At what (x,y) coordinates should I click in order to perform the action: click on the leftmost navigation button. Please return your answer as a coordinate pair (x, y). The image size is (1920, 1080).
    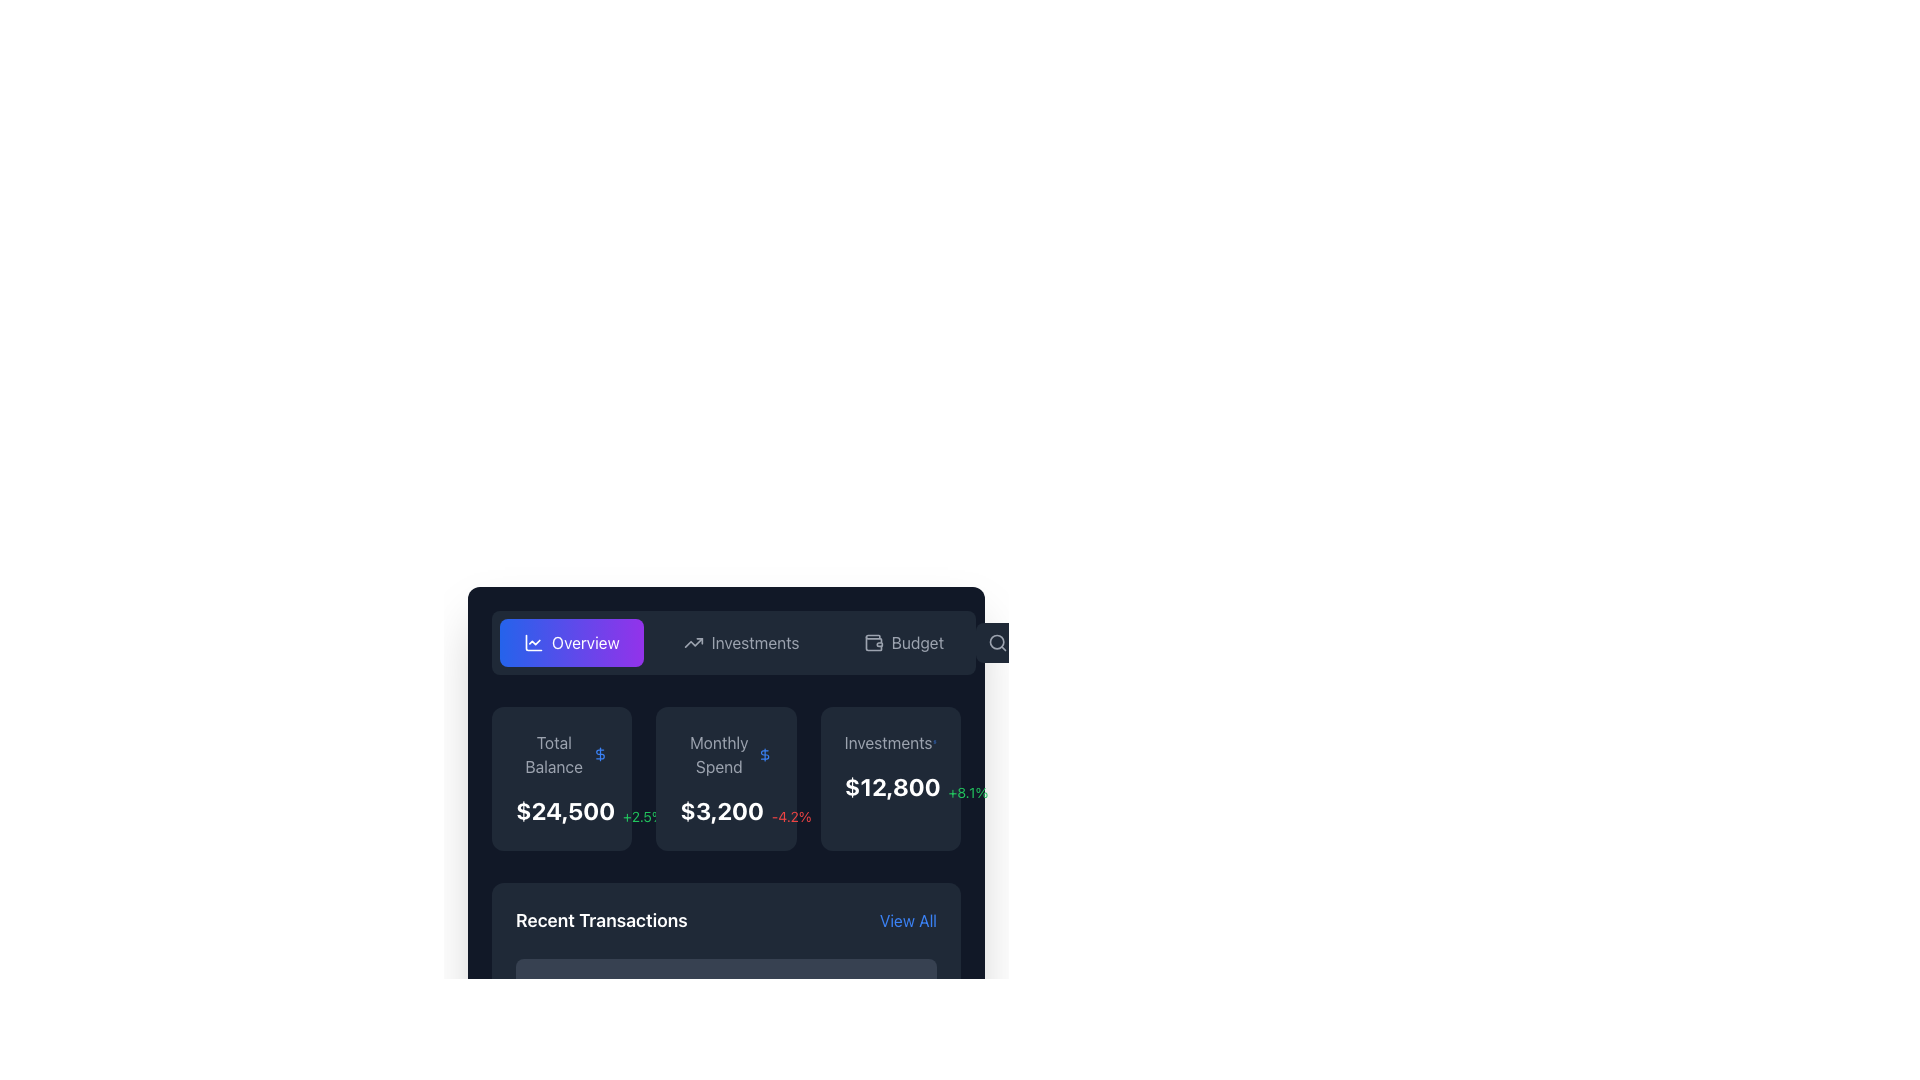
    Looking at the image, I should click on (570, 643).